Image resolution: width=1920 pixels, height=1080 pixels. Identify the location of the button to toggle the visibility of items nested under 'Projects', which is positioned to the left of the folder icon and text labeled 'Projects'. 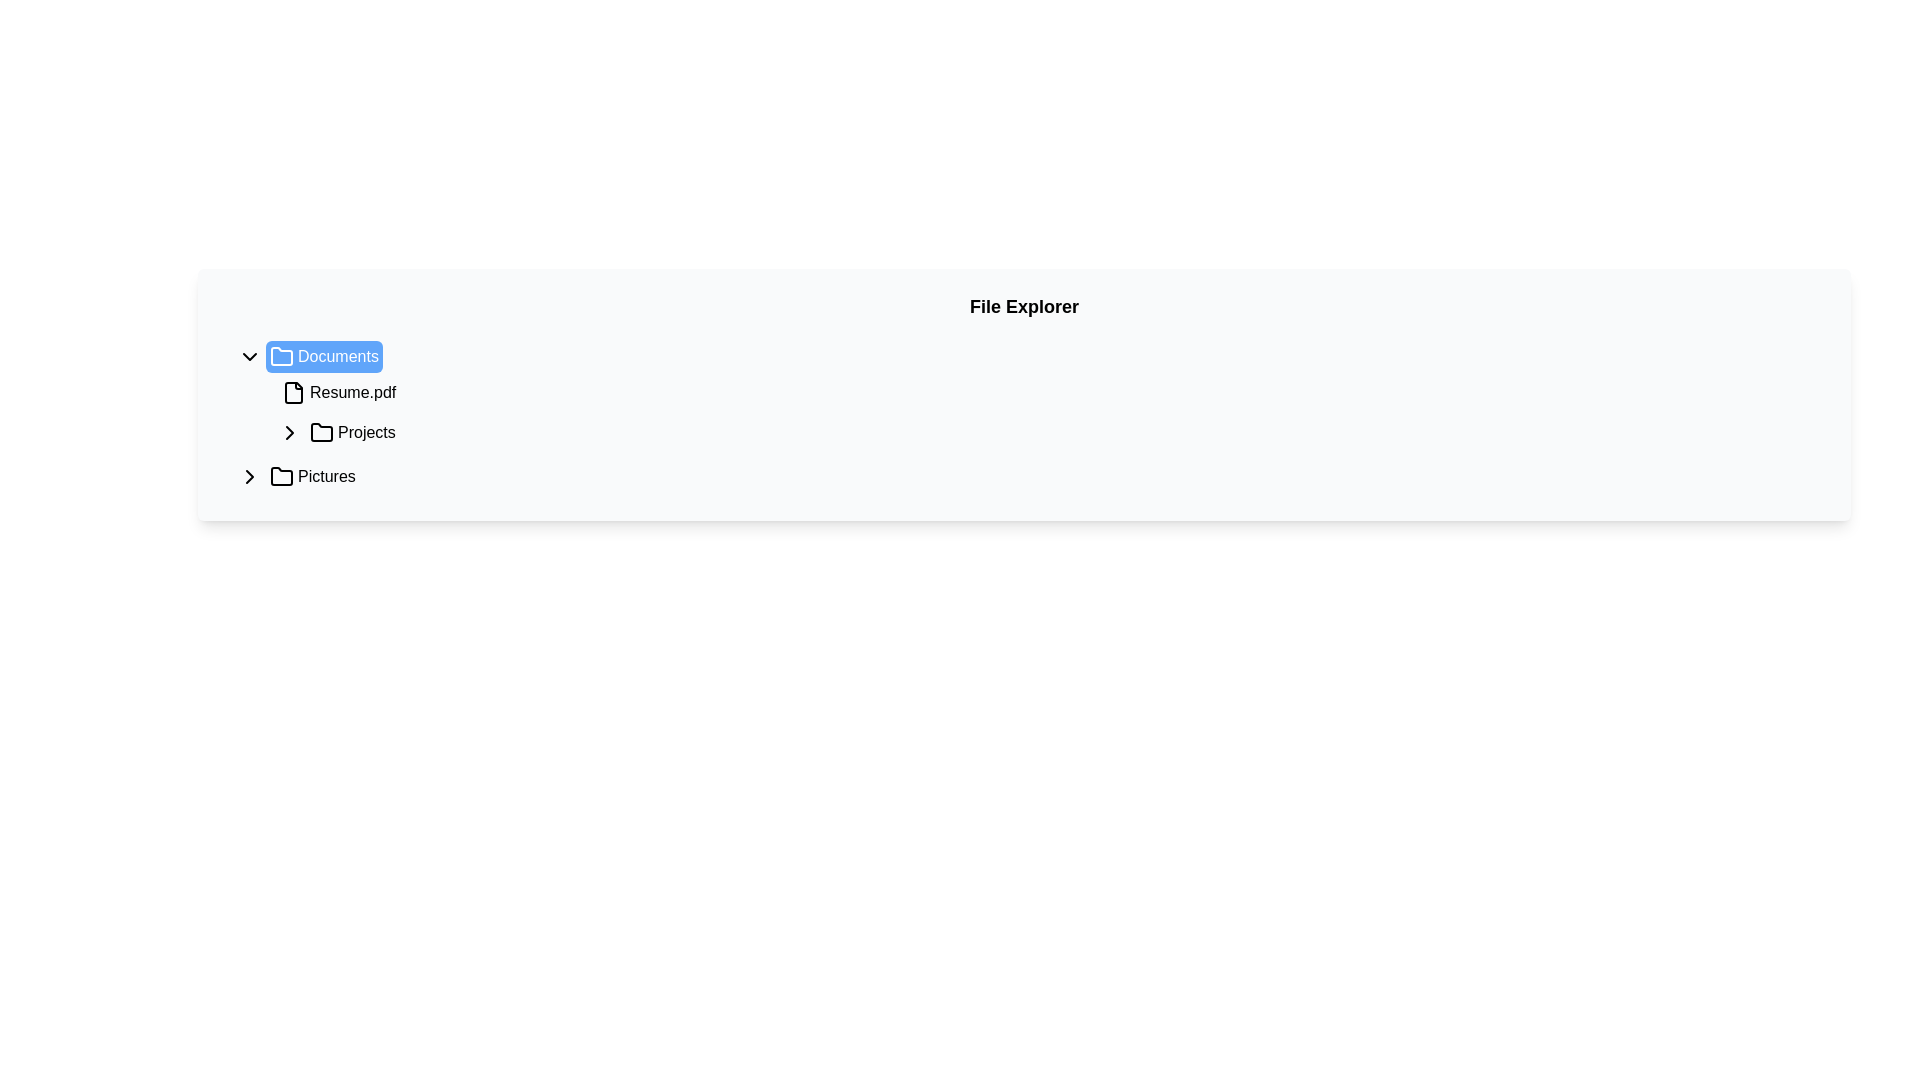
(288, 431).